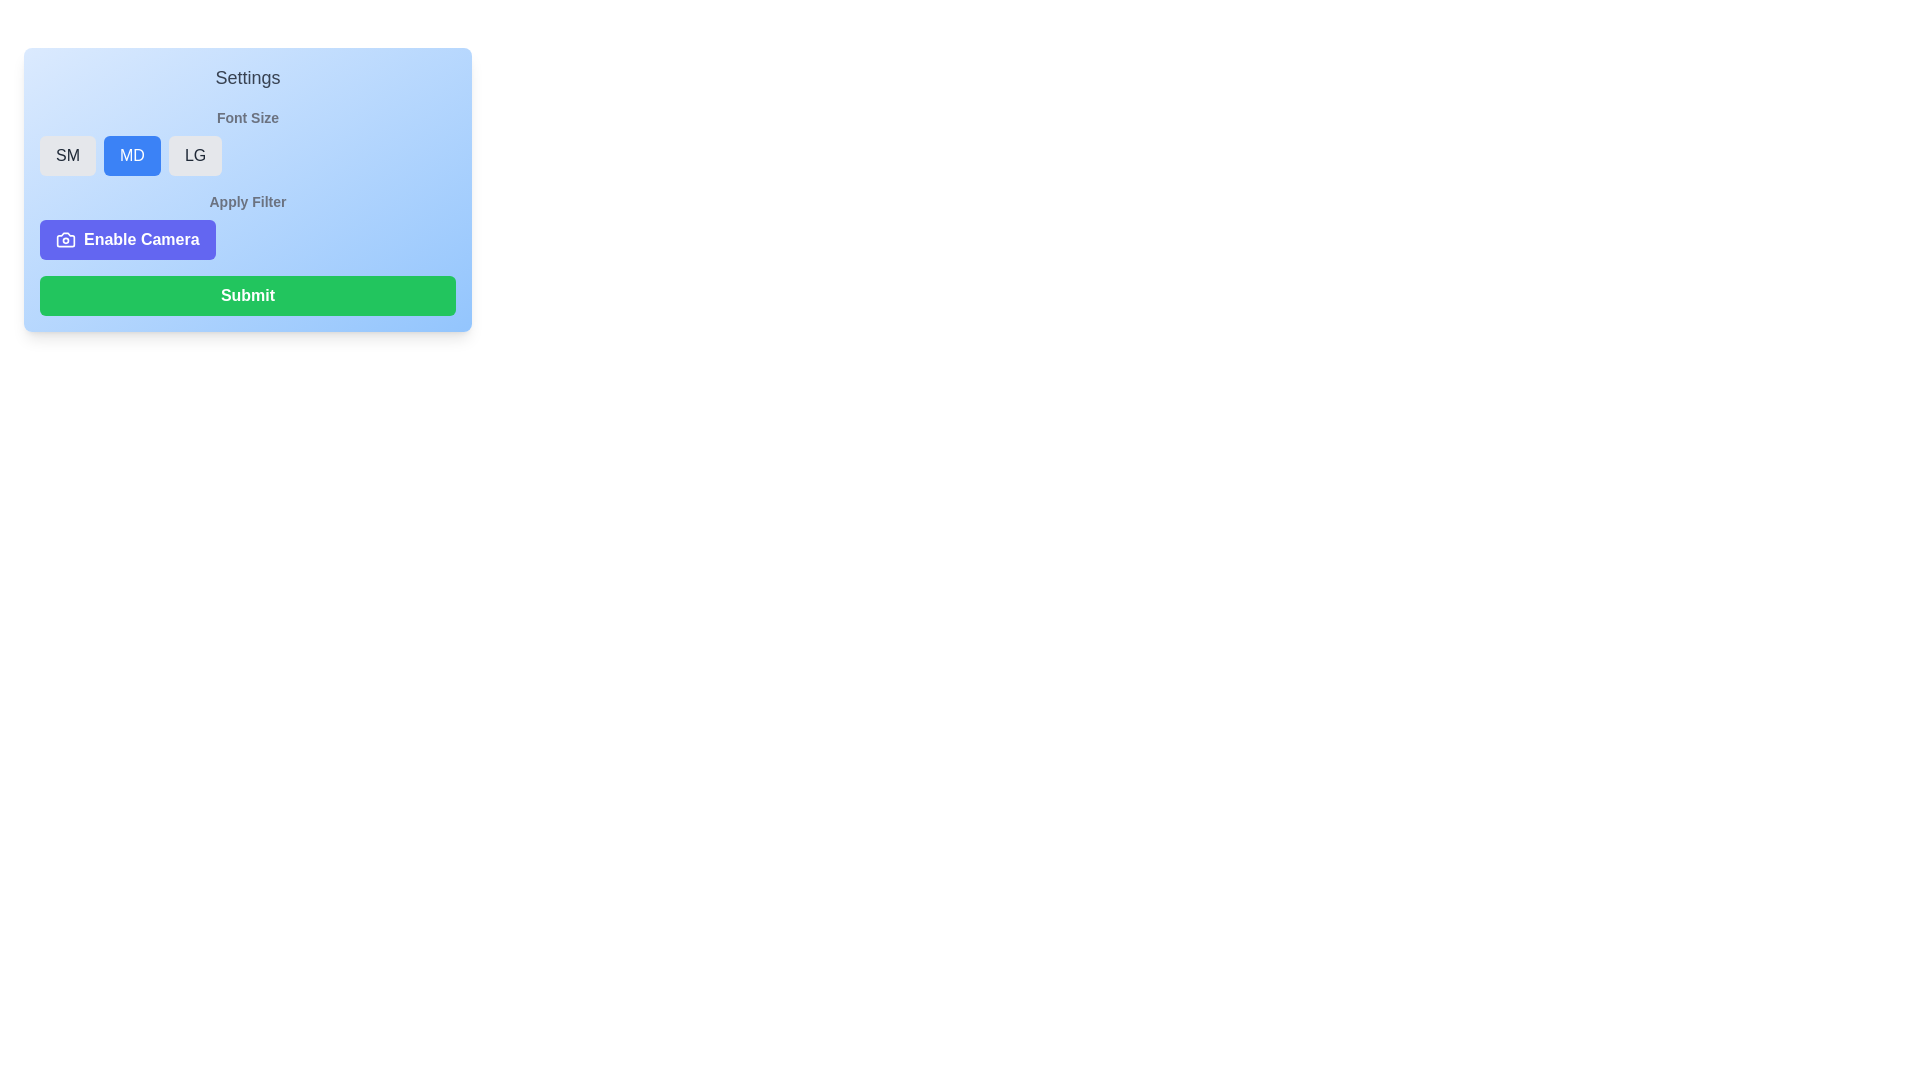 This screenshot has width=1920, height=1080. I want to click on the camera activation button located within the settings panel, positioned near the left side, underneath the filters labeled 'SM', 'MD', and 'LG', and just above the green 'Submit' button, so click(126, 238).